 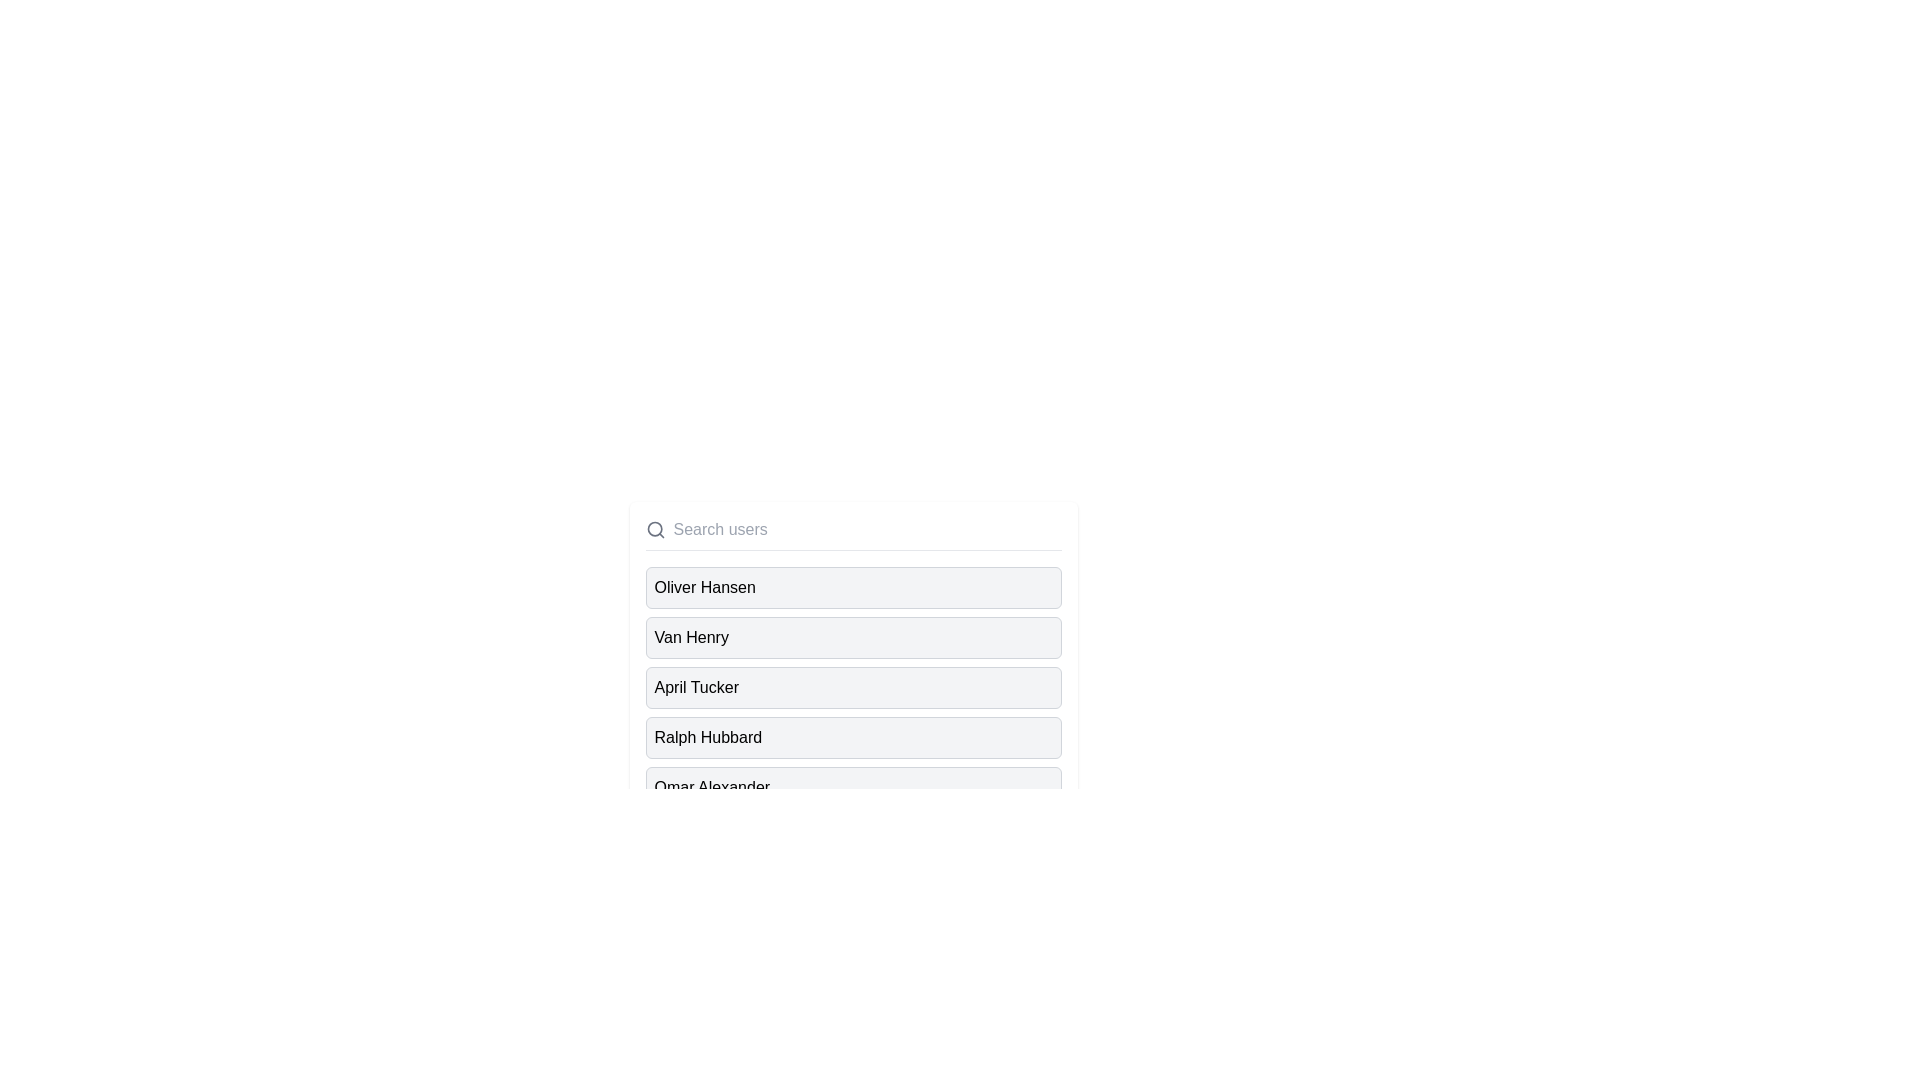 What do you see at coordinates (712, 786) in the screenshot?
I see `the fifth list item containing the text 'Omar Alexander'` at bounding box center [712, 786].